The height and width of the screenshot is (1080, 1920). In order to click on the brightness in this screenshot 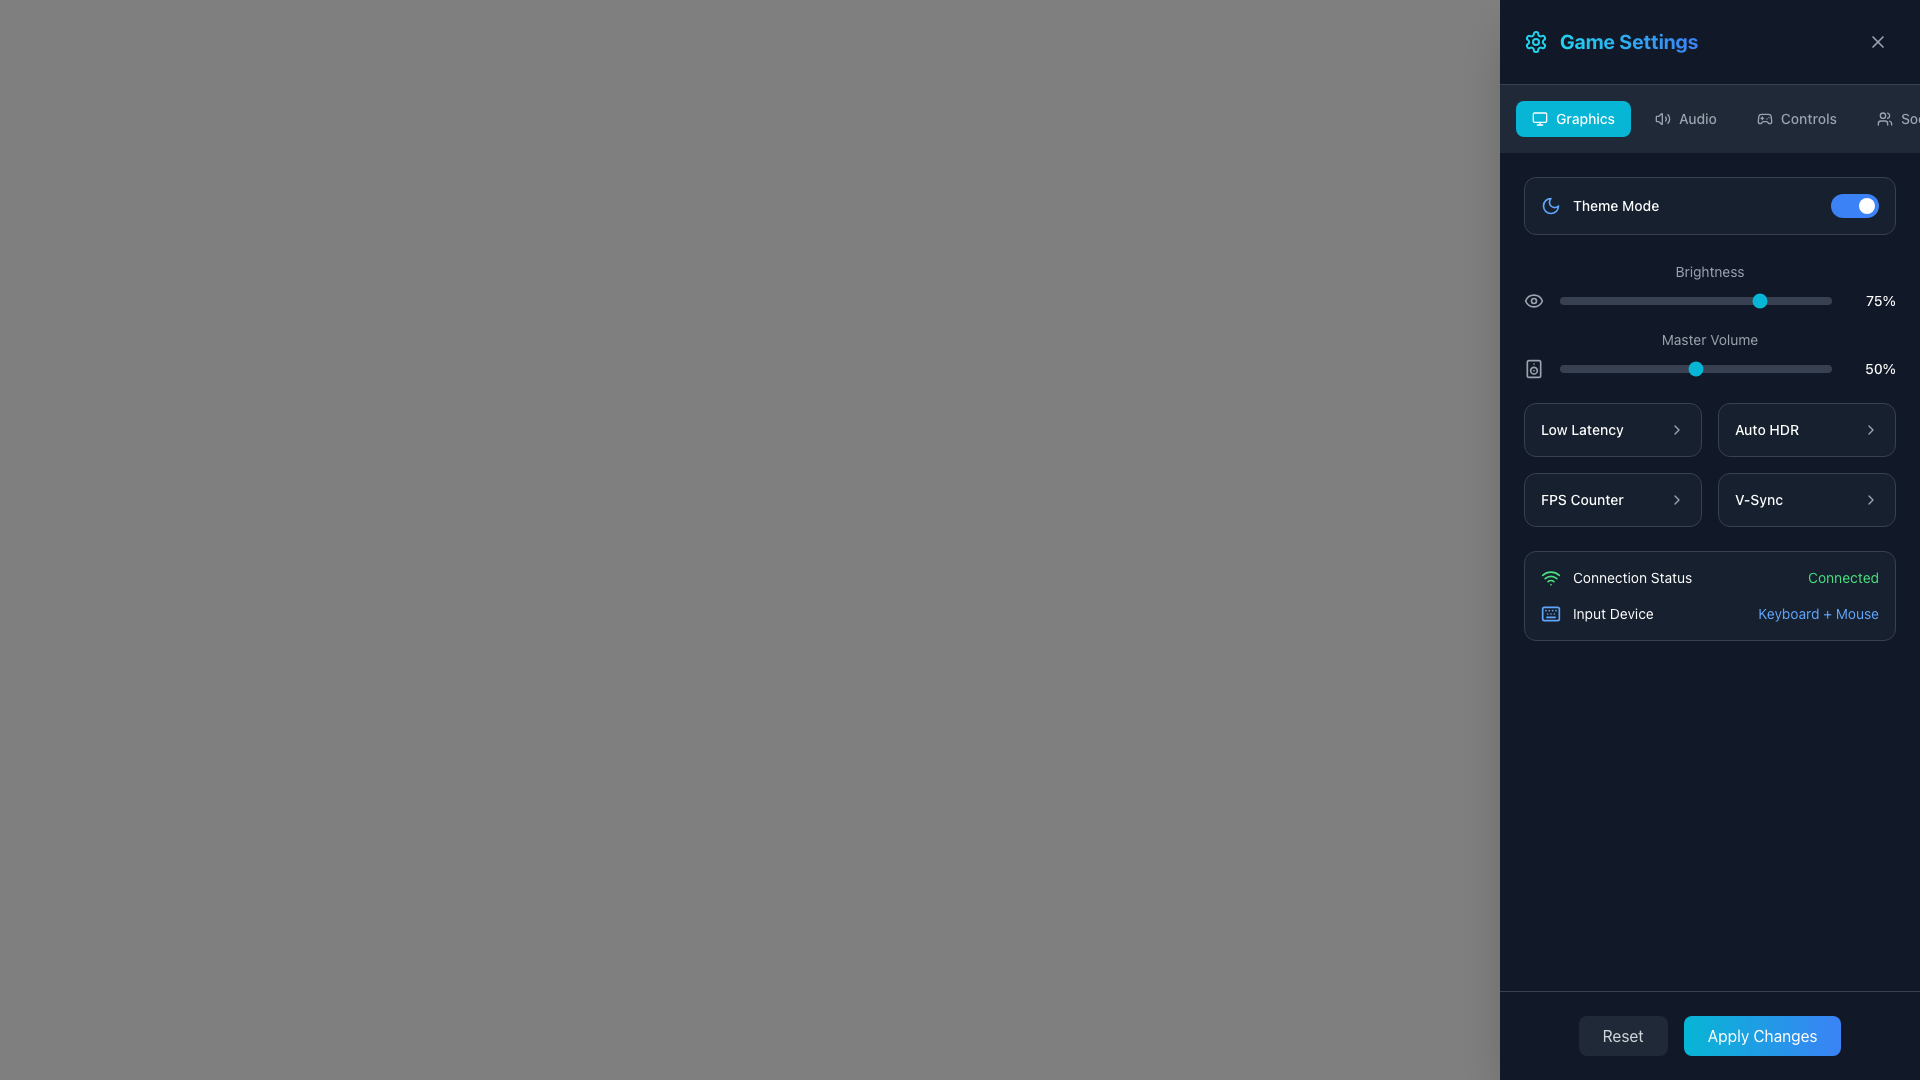, I will do `click(1561, 300)`.